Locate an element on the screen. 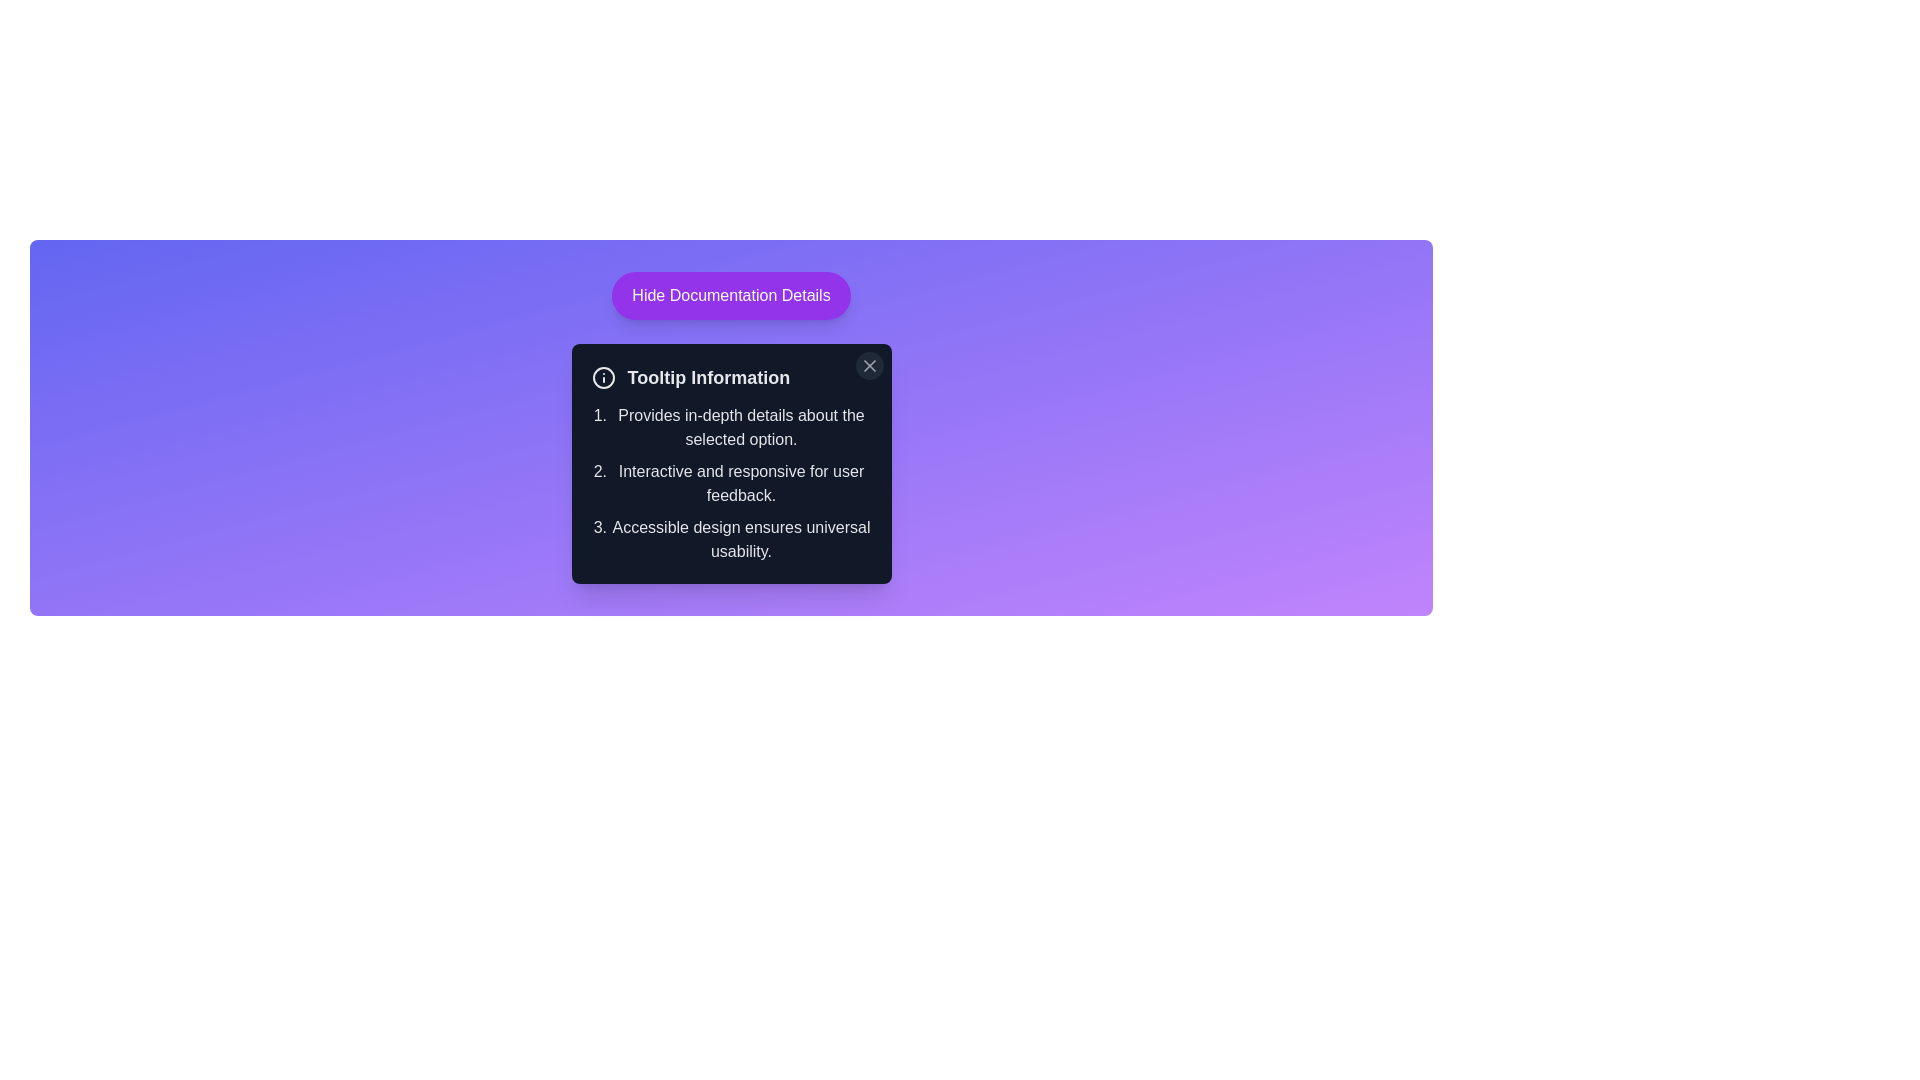  the Textual List element located inside the 'Tooltip Information' tooltip, which provides detailed guidance and spans the majority of the tooltip's width is located at coordinates (730, 483).